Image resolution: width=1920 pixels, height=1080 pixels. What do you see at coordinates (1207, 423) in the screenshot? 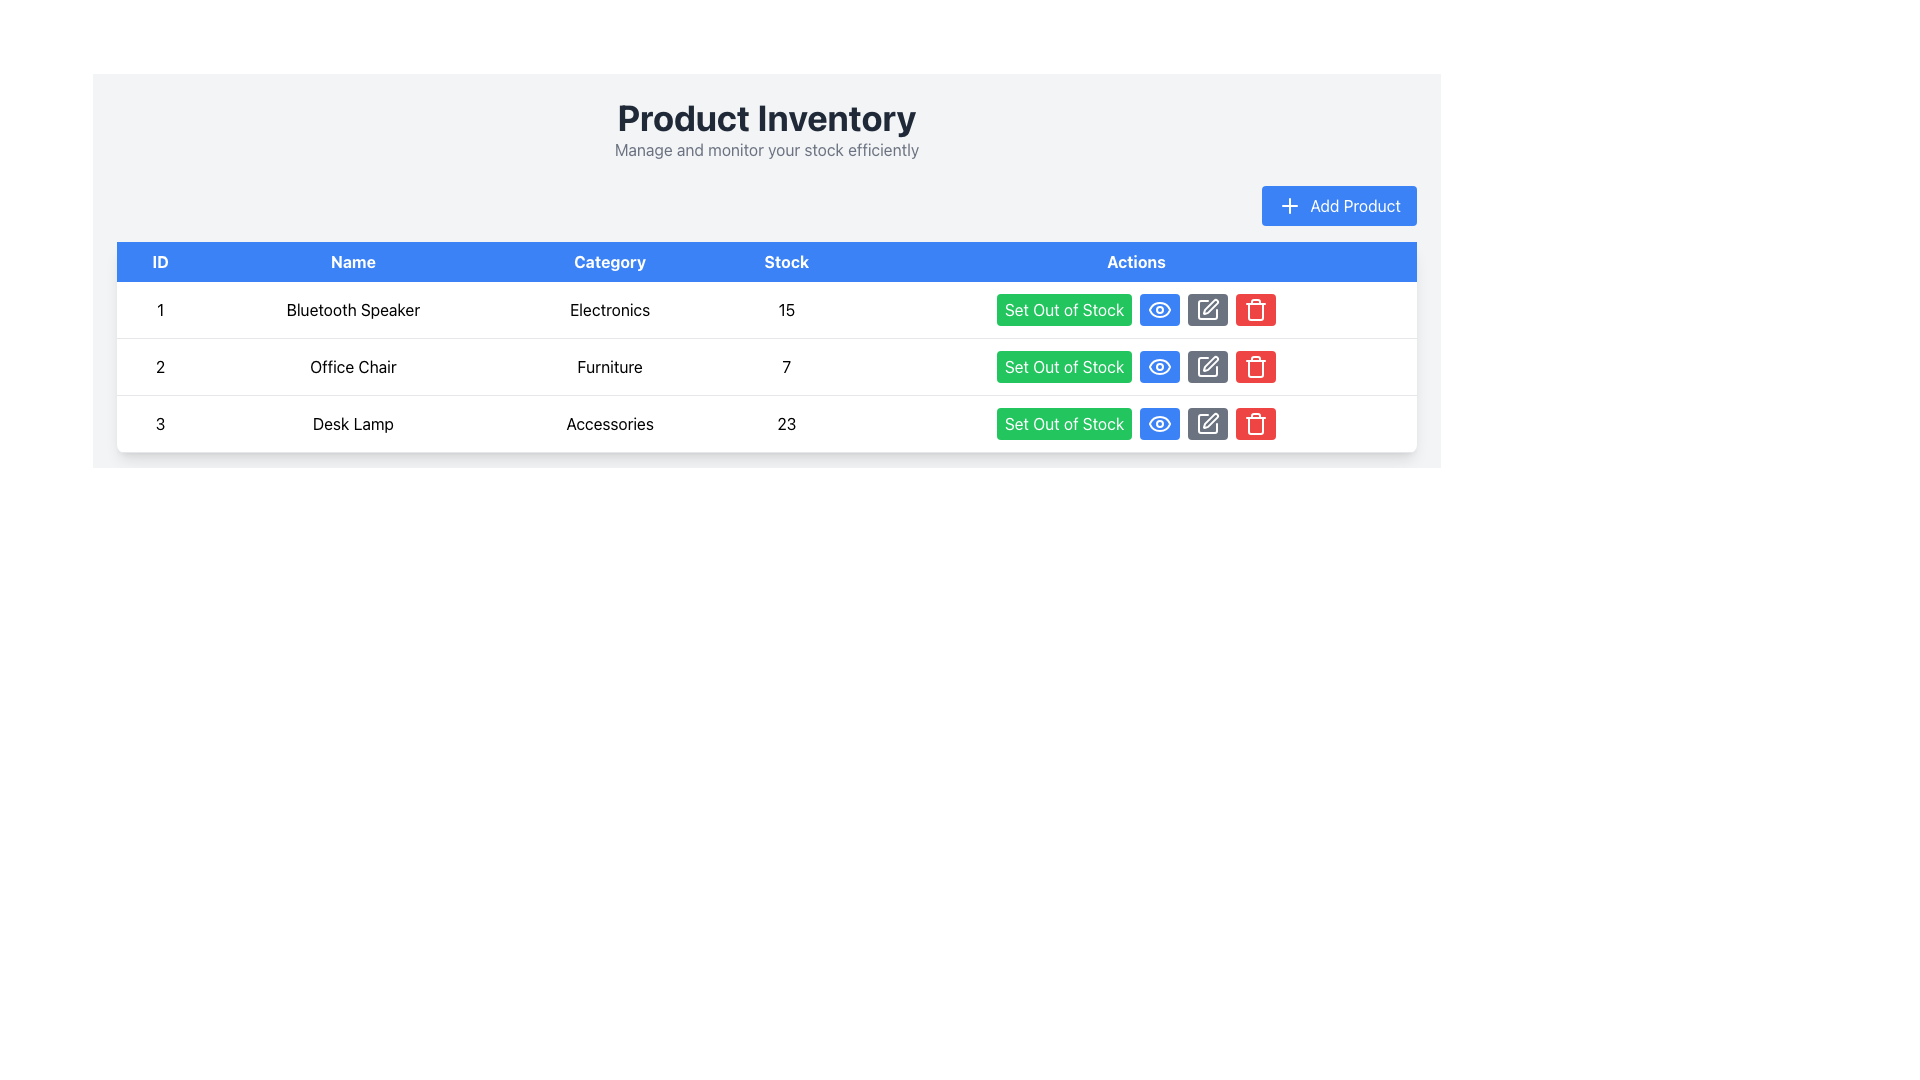
I see `the 'Edit' button associated with the 'Desk Lamp' item in the third row of the table` at bounding box center [1207, 423].